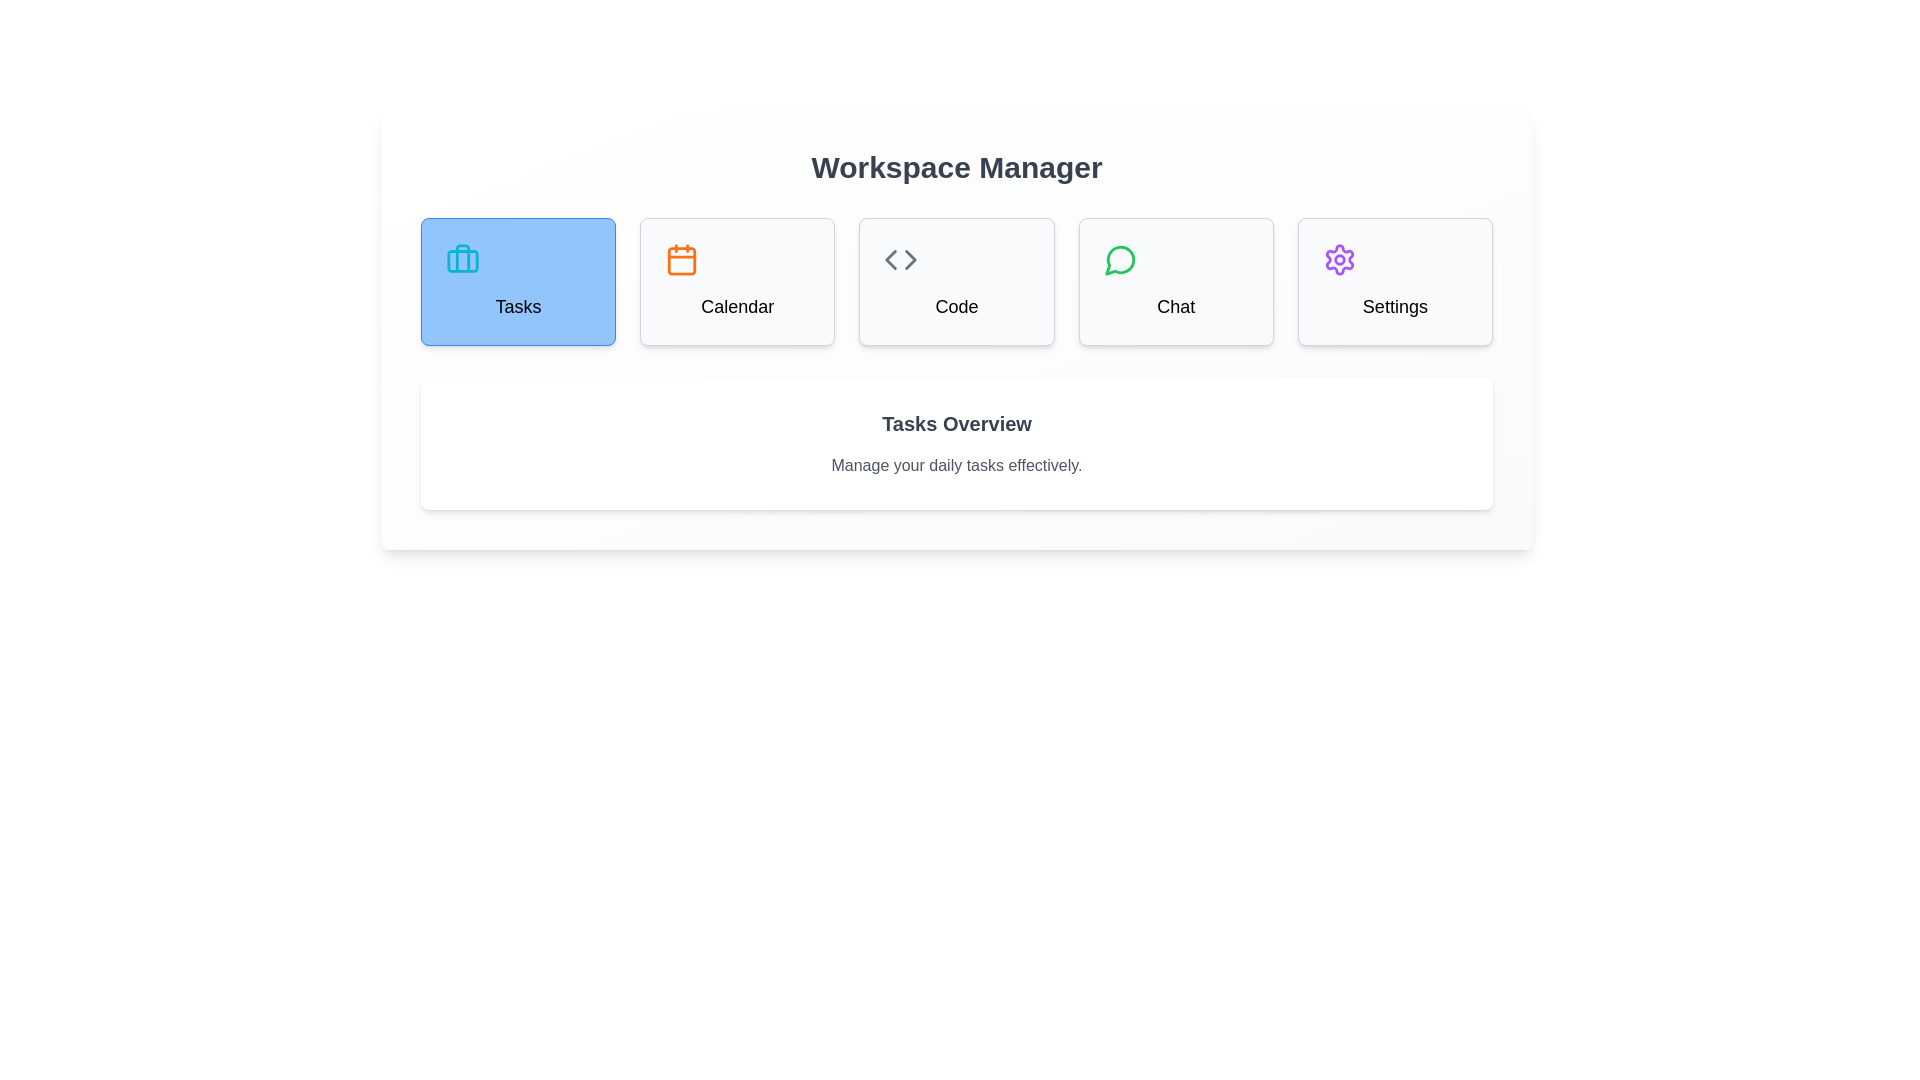  I want to click on the cyan-colored briefcase icon located inside the blue rounded rectangular 'Tasks' button, which is the first button in a horizontal row of buttons, so click(461, 258).